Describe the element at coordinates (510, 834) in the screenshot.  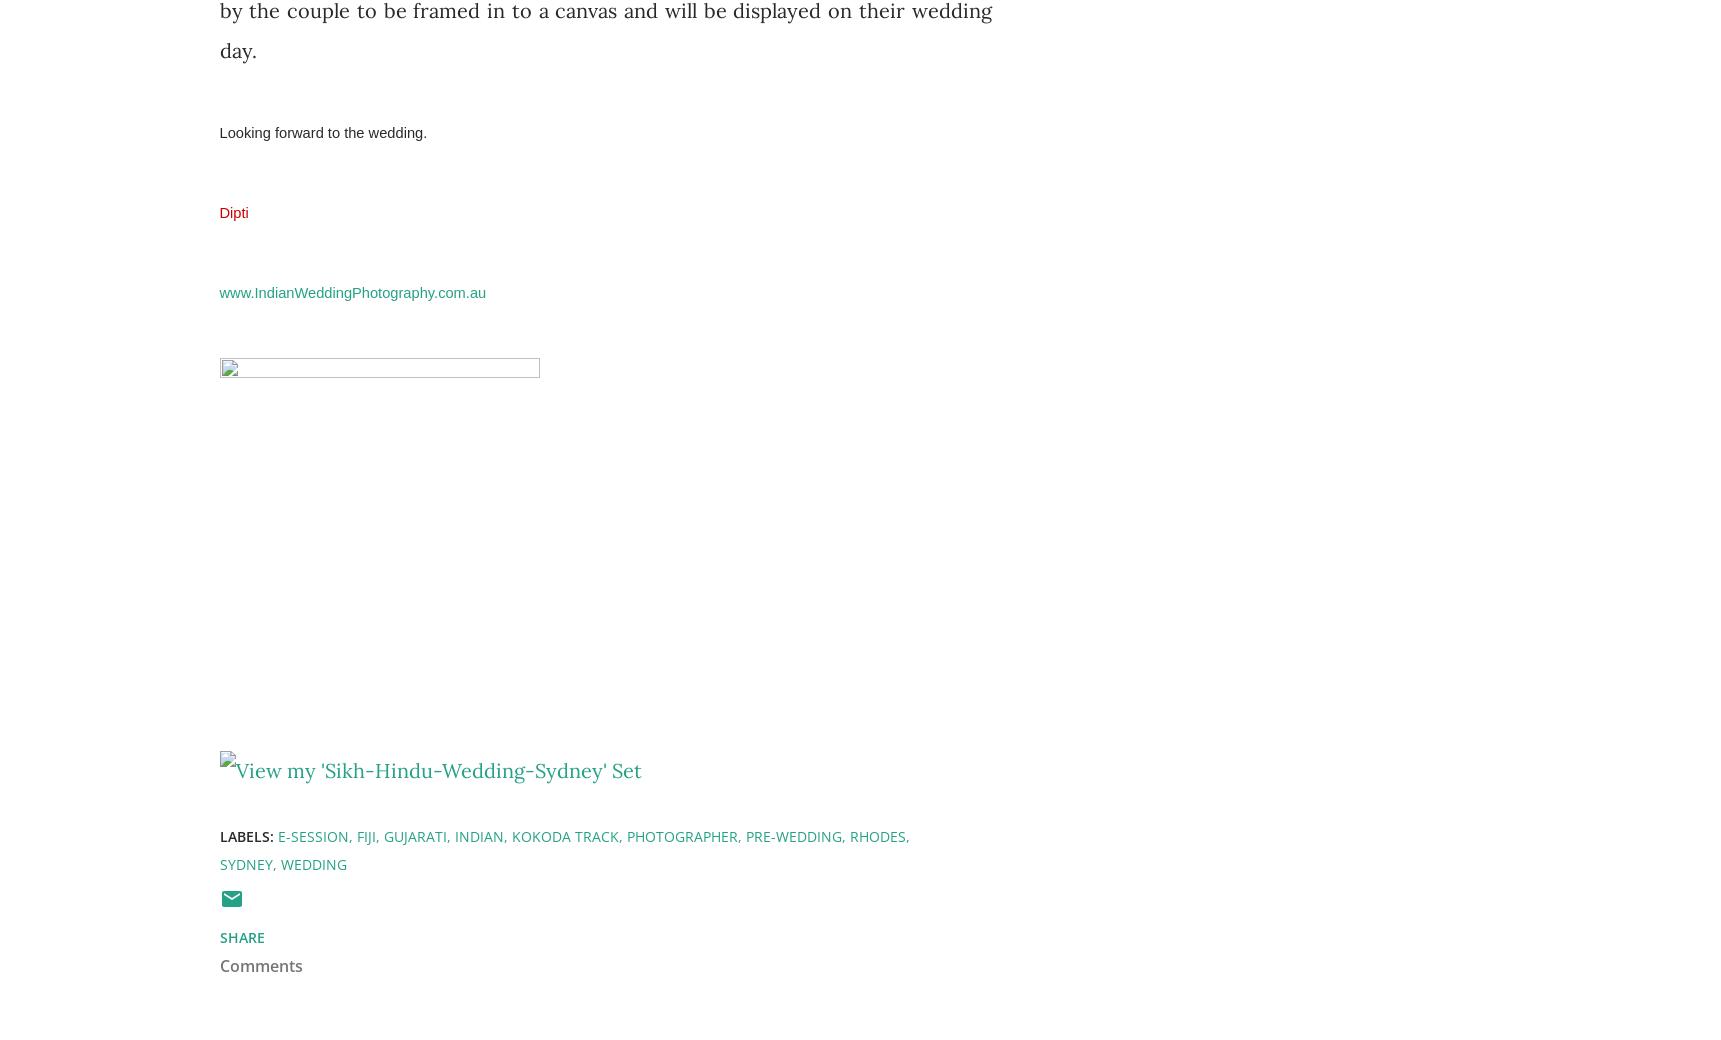
I see `'kokoda track'` at that location.